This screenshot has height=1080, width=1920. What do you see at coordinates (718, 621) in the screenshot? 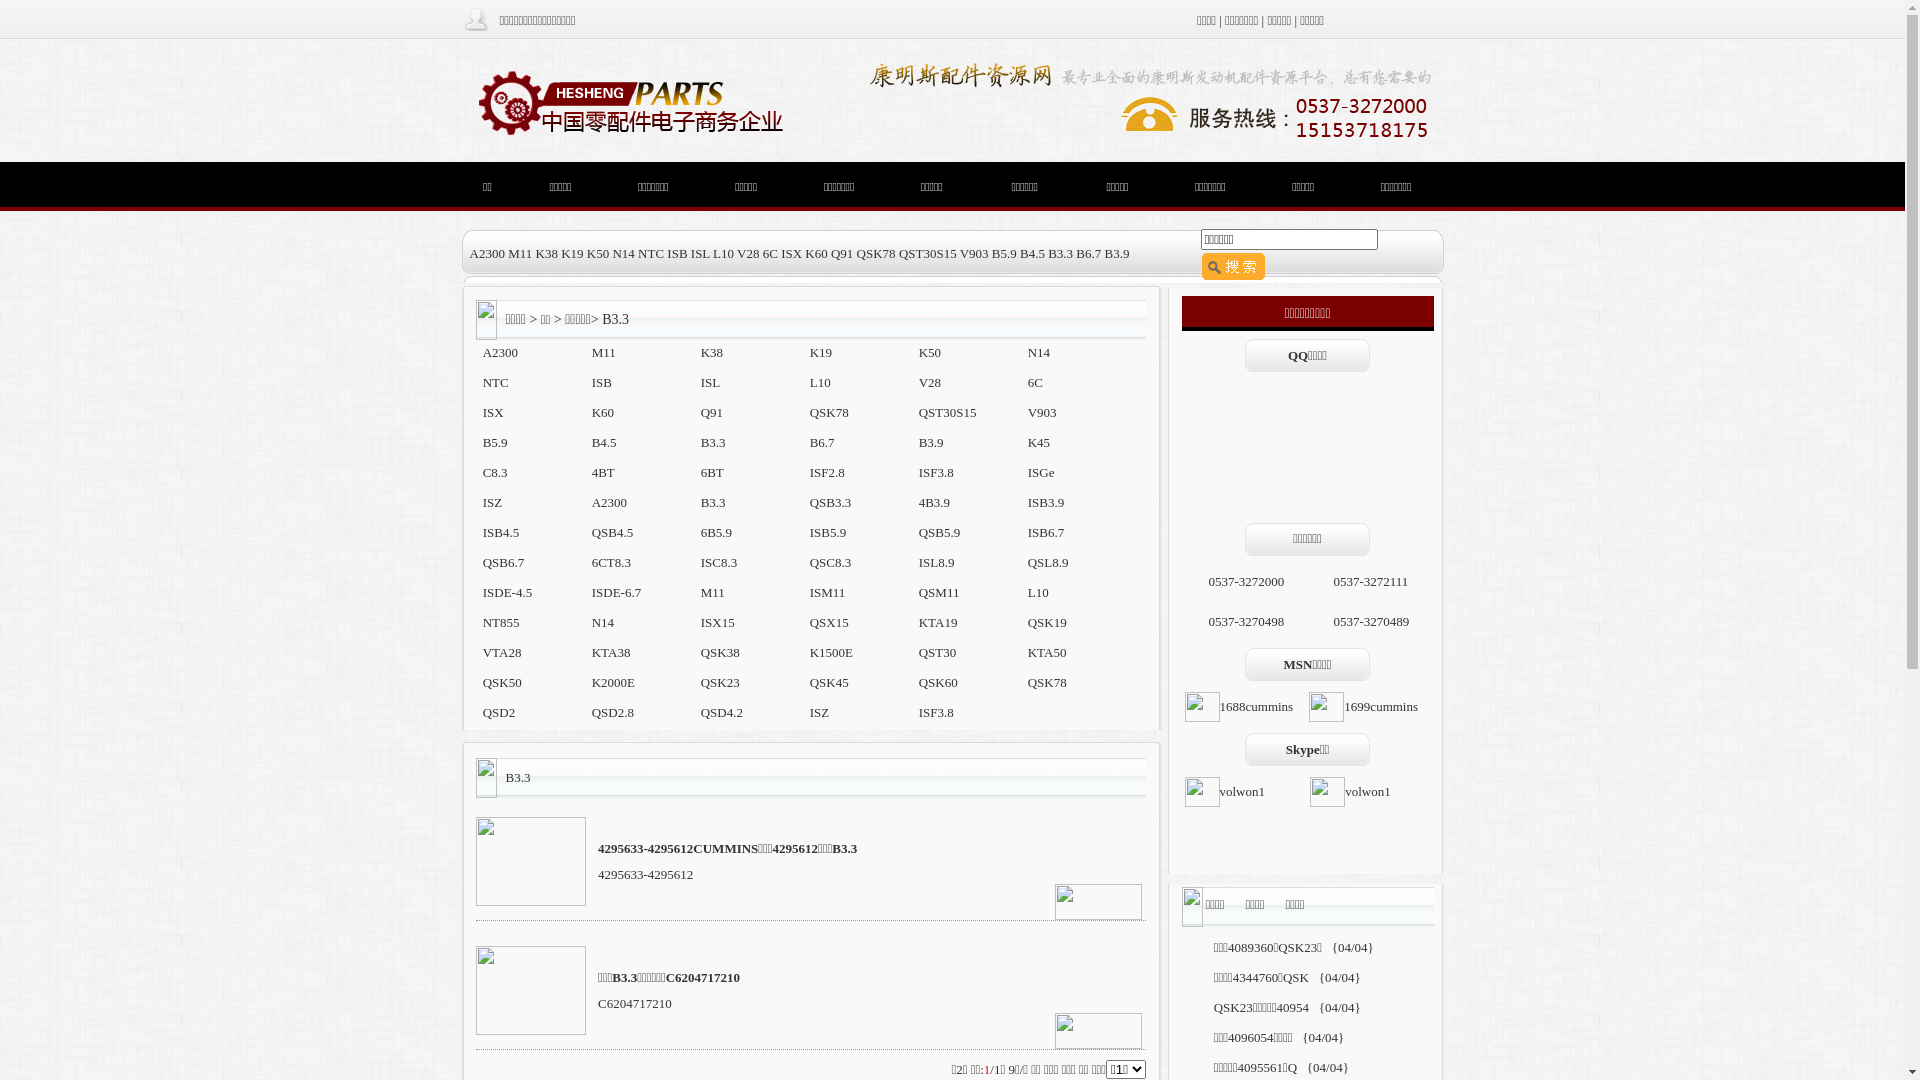
I see `'ISX15'` at bounding box center [718, 621].